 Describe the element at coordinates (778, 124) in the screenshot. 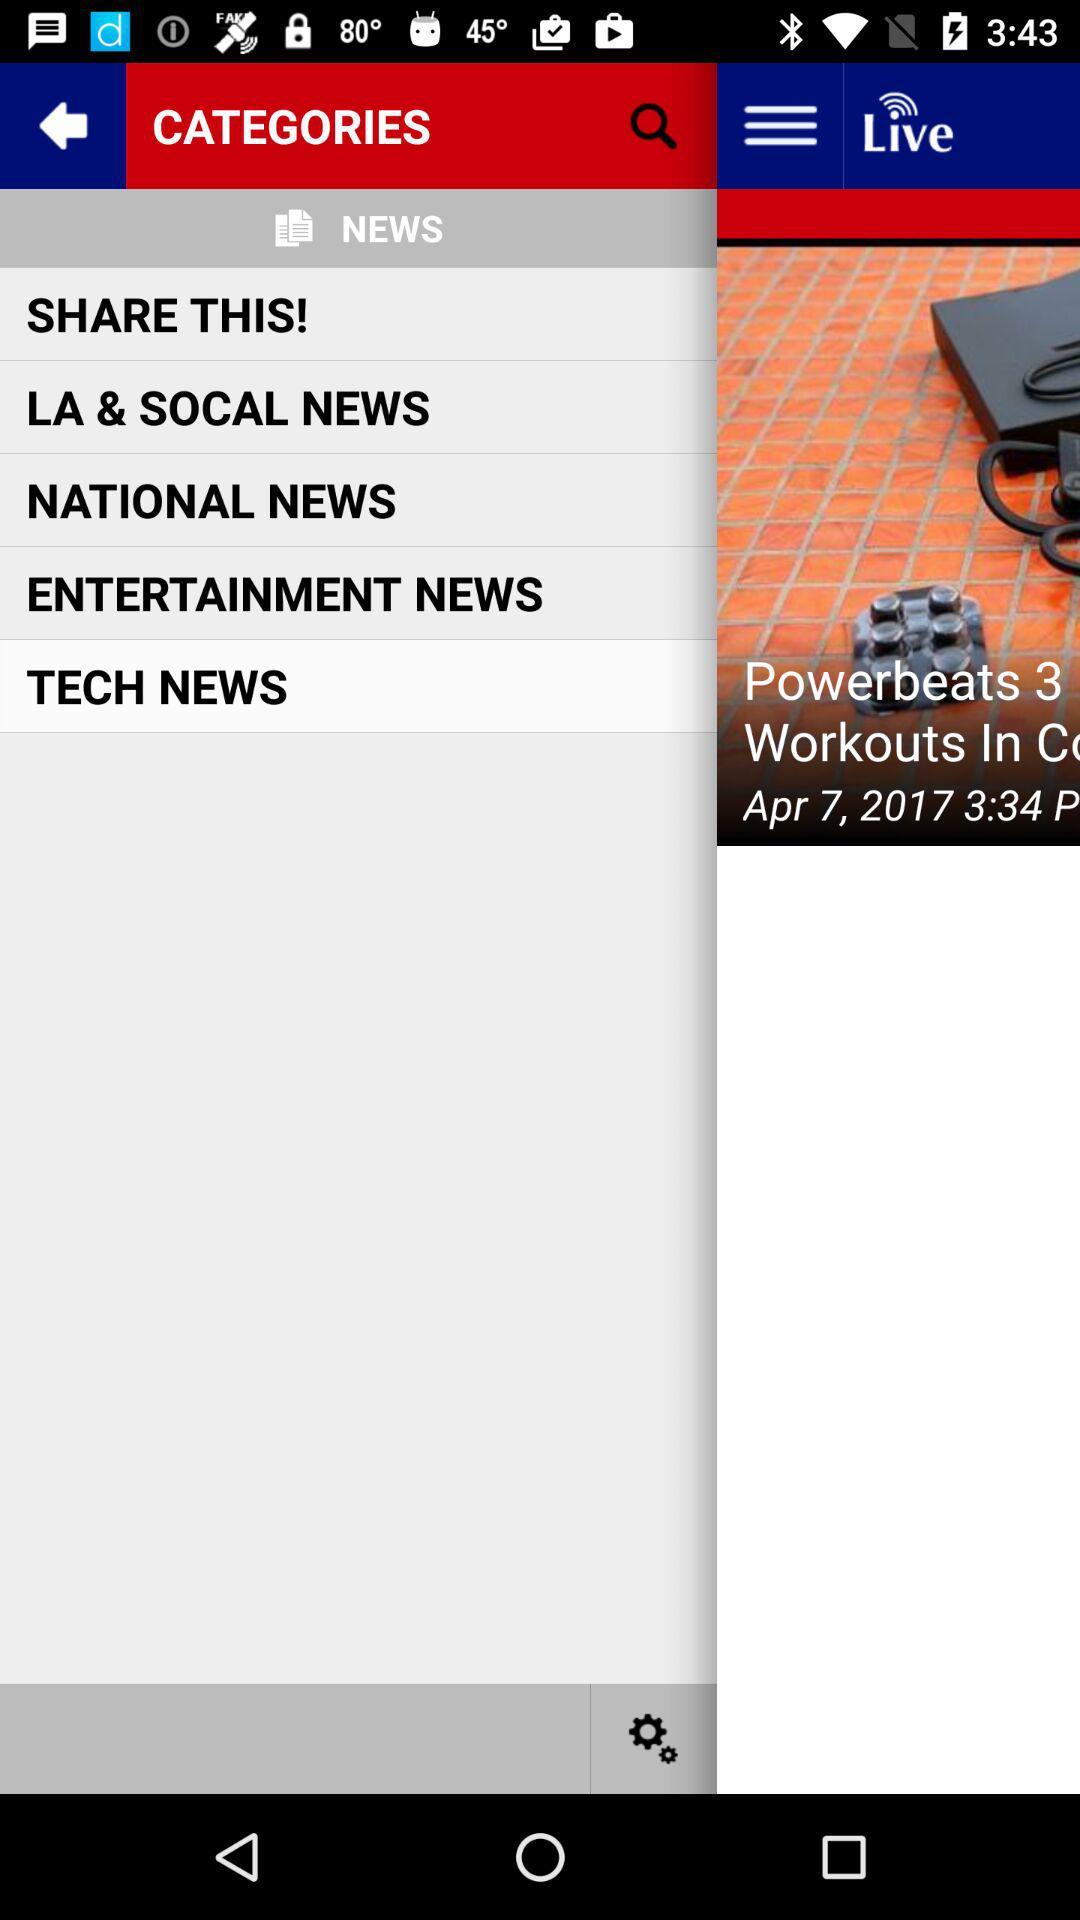

I see `hit option button` at that location.